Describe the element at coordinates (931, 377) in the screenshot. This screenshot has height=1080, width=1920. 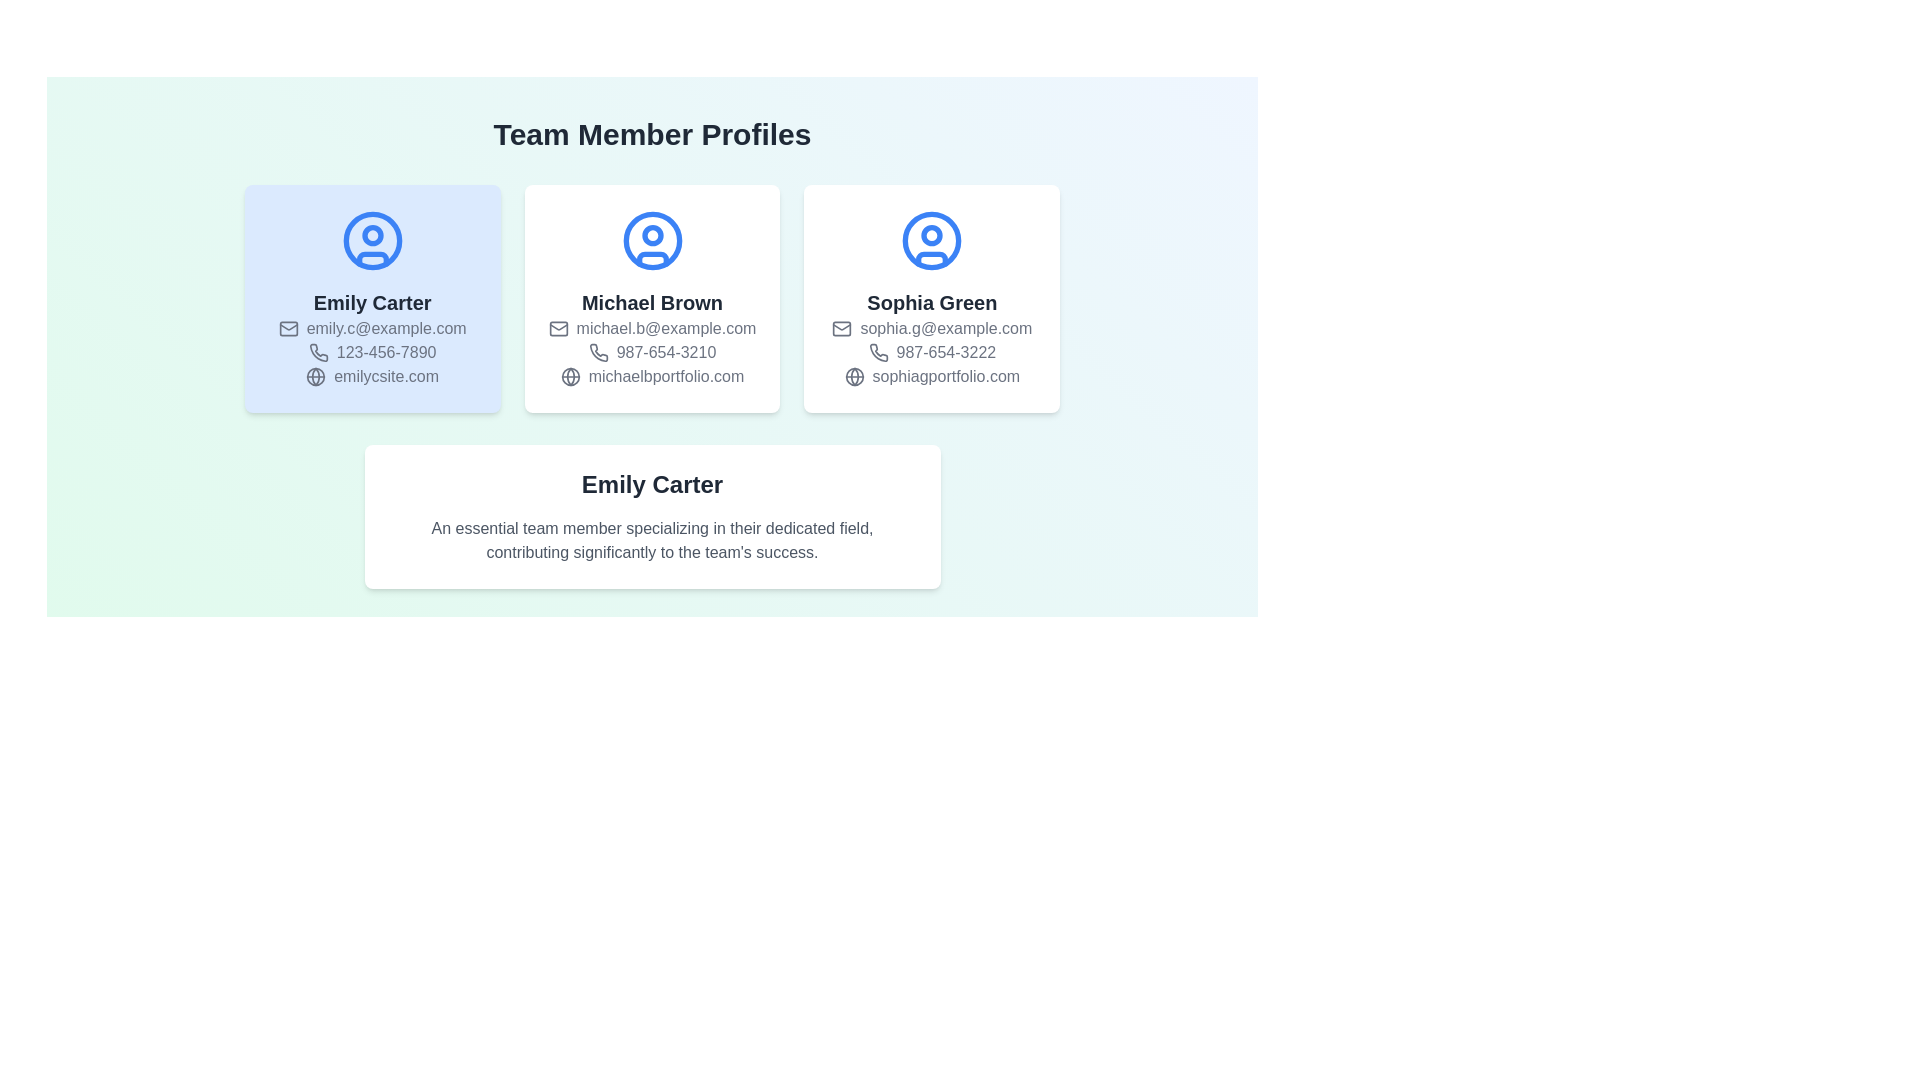
I see `the hyperlink for Sophia Green's portfolio located in the lower section of the card, below the phone number and email text` at that location.